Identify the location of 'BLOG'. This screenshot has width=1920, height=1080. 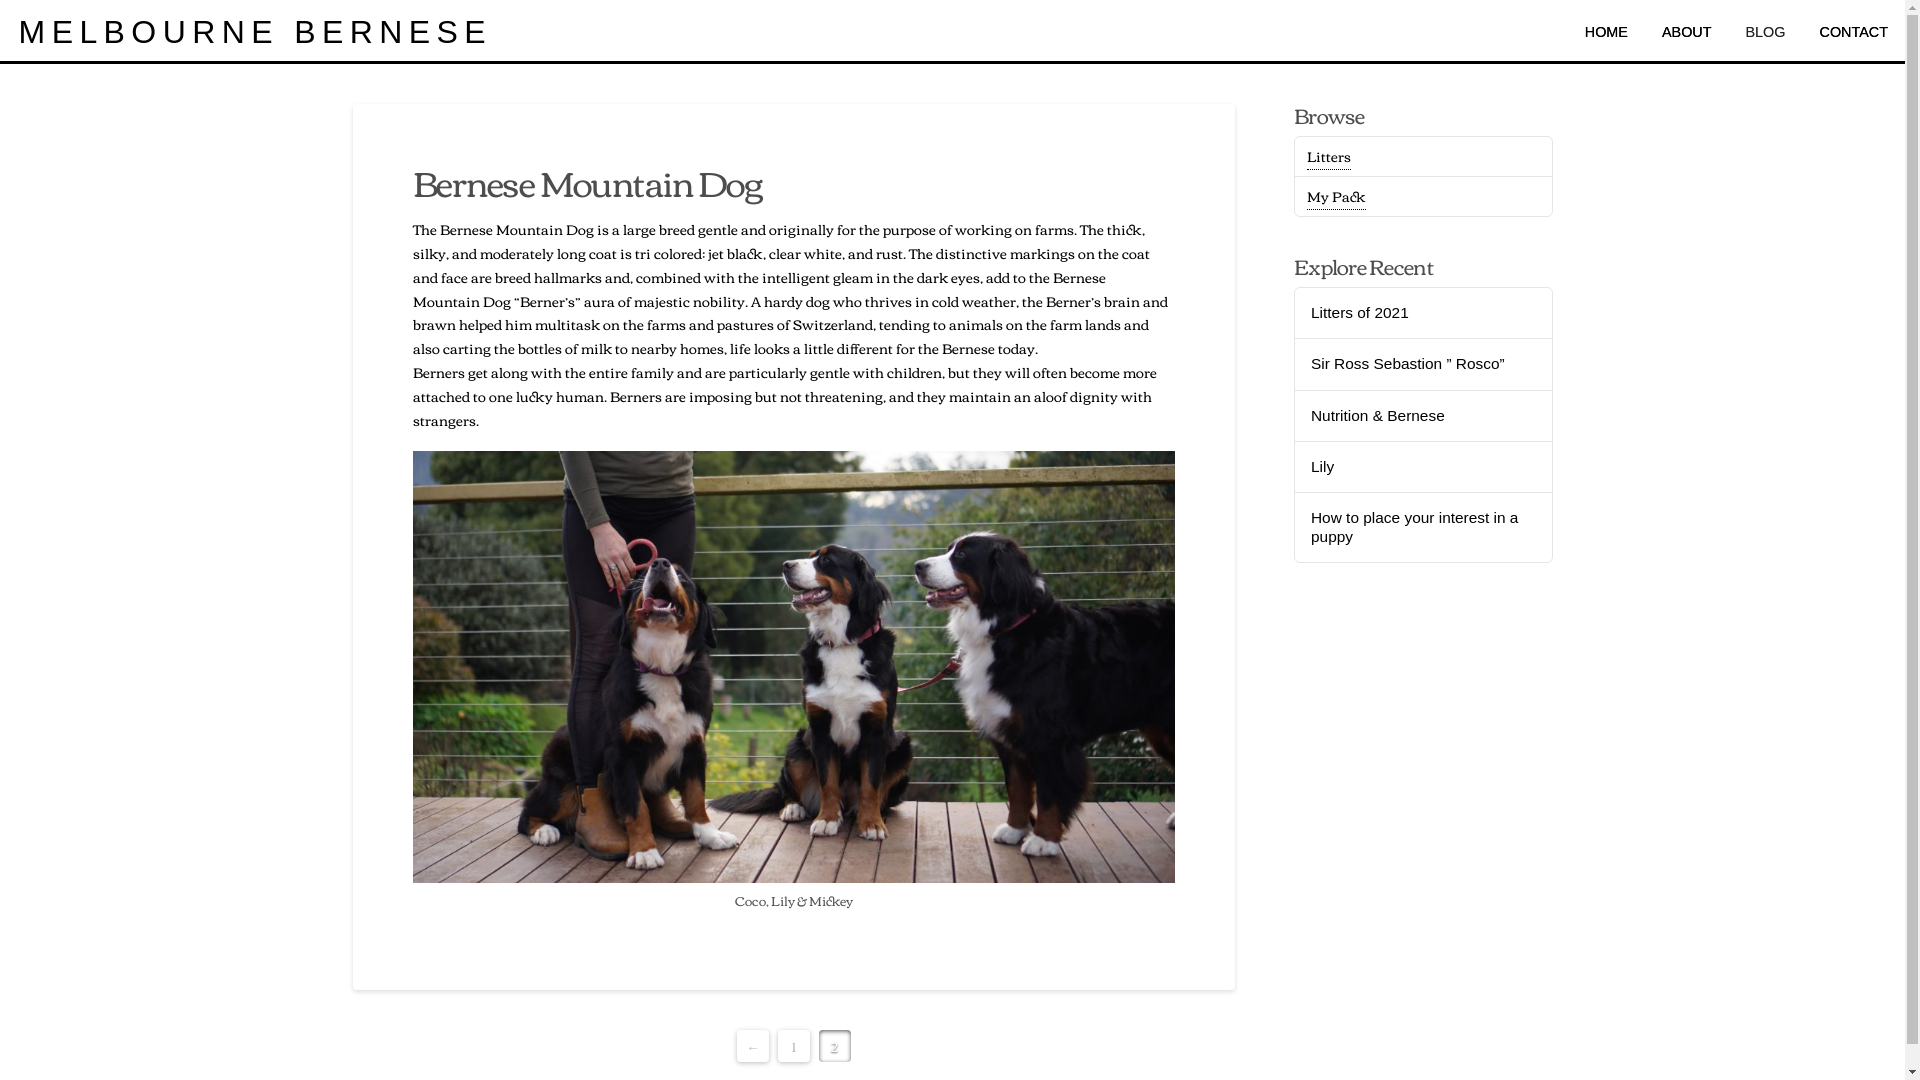
(1766, 31).